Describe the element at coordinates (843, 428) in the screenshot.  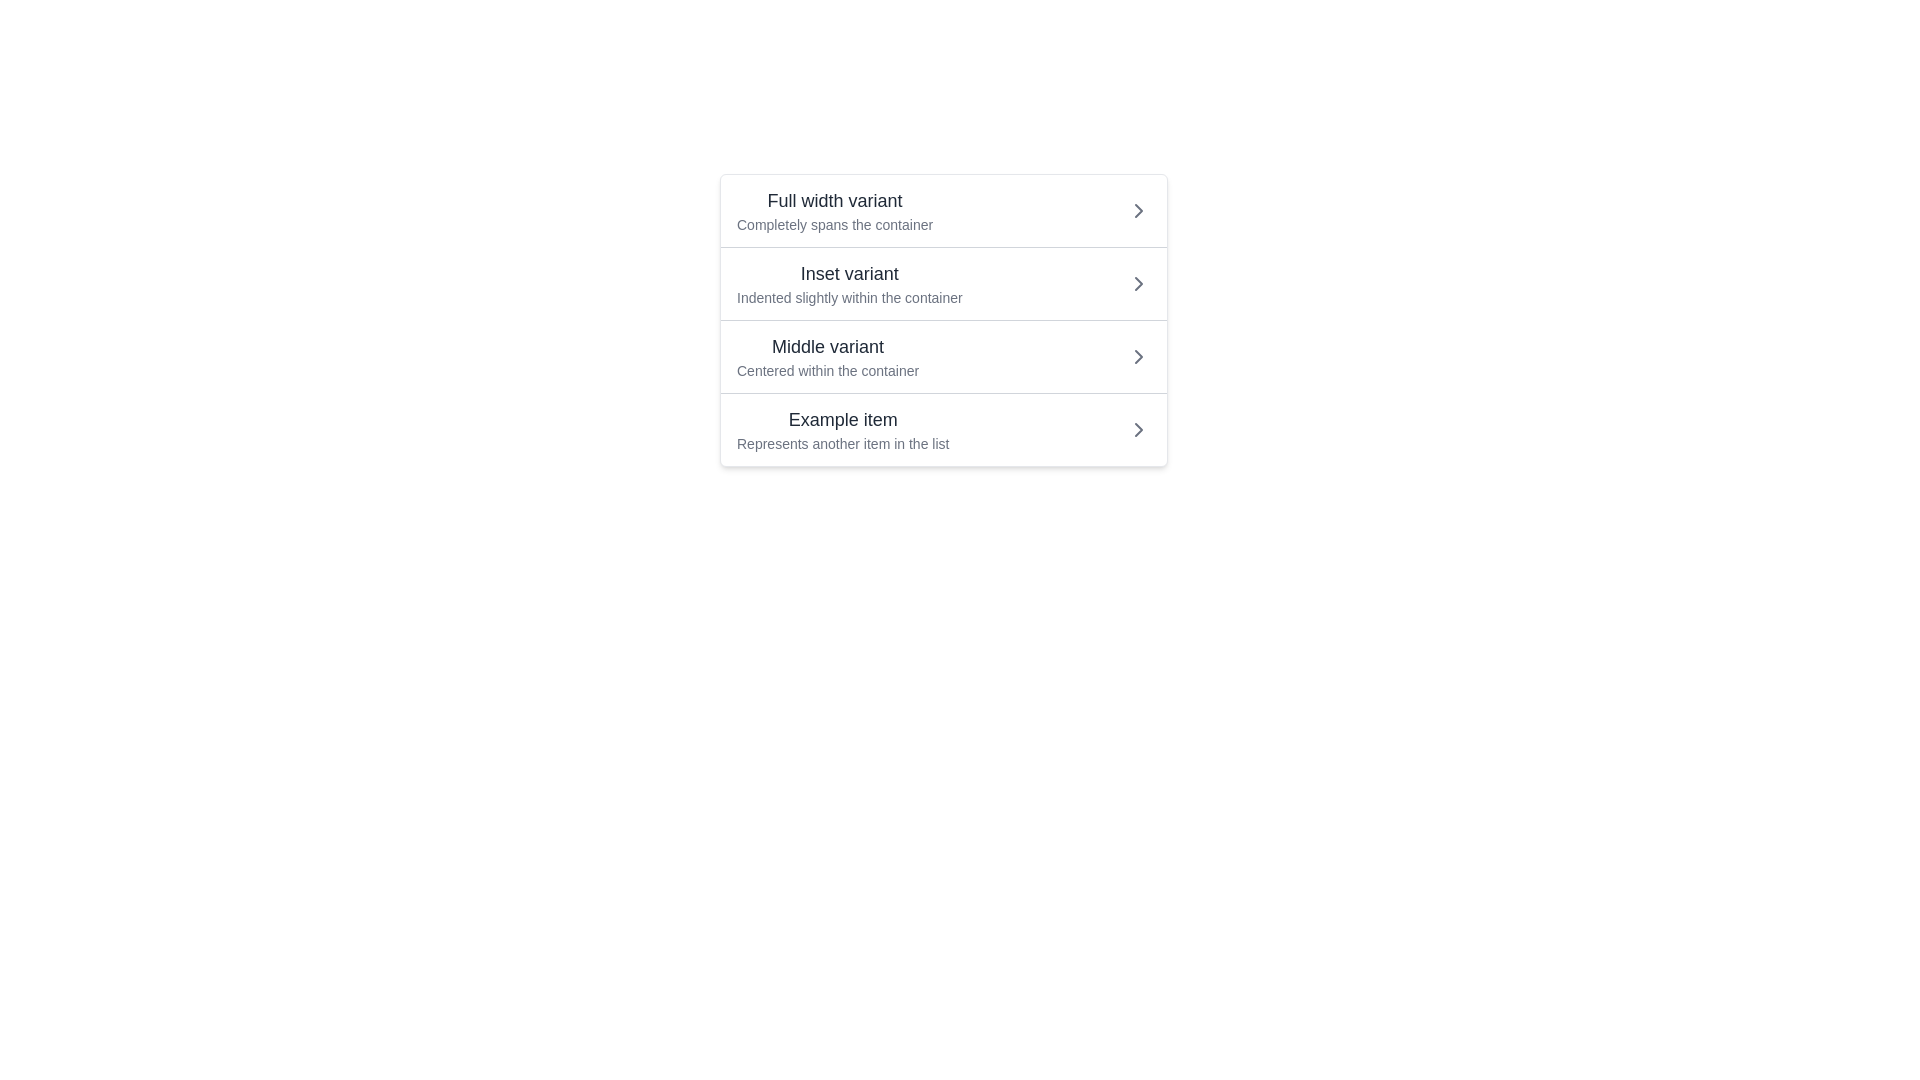
I see `the fourth list item that serves as an actionable descriptor` at that location.